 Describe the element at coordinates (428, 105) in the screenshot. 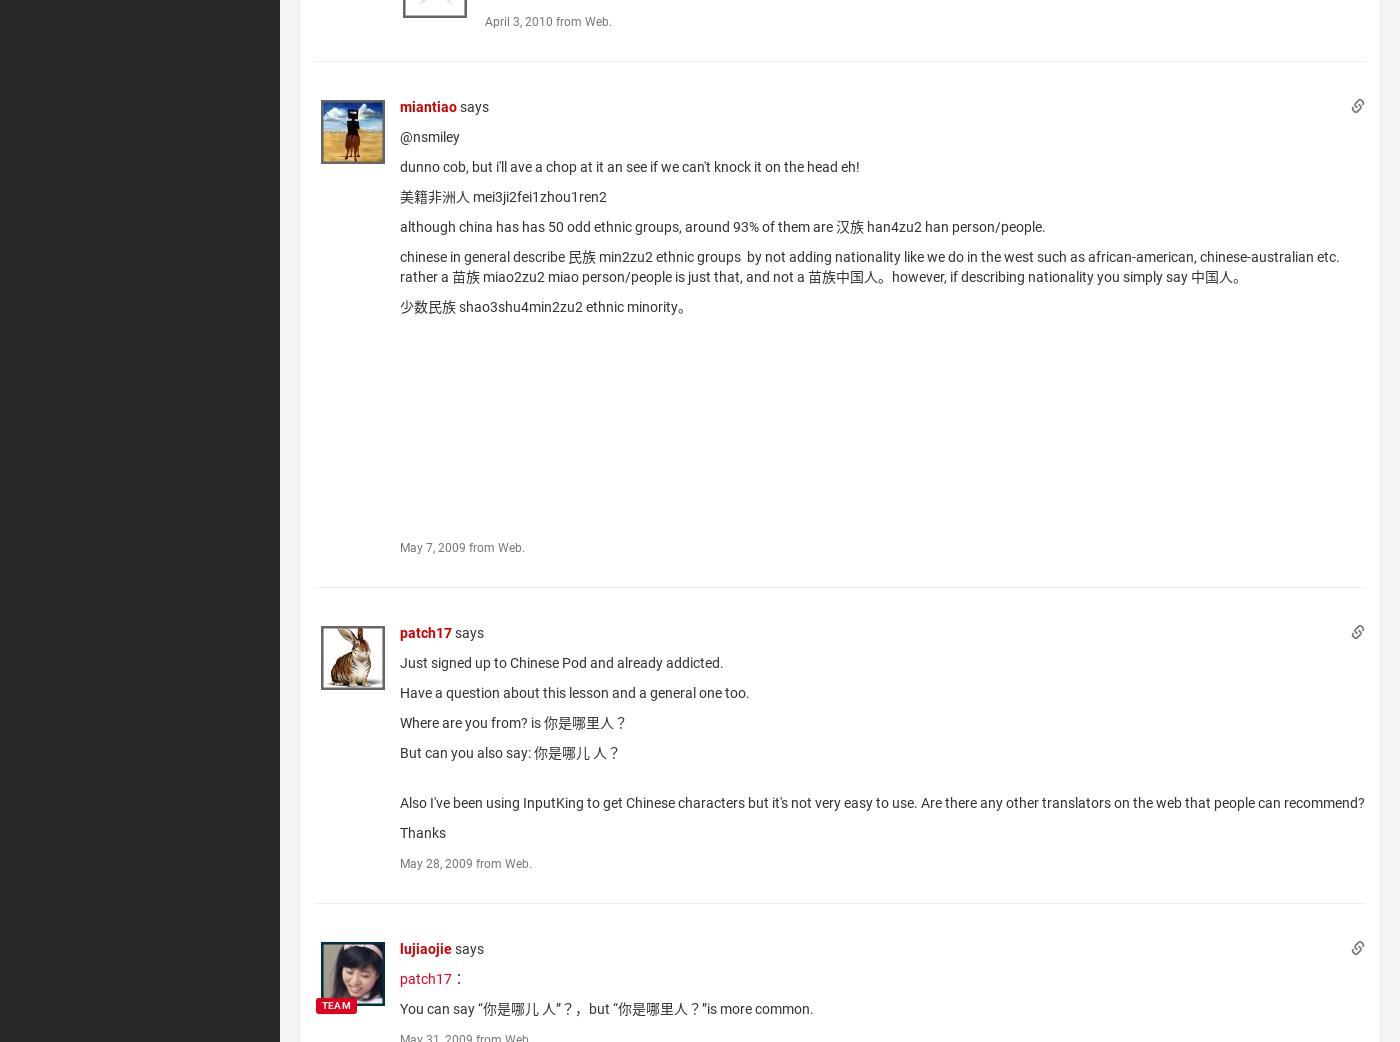

I see `'miantiao'` at that location.